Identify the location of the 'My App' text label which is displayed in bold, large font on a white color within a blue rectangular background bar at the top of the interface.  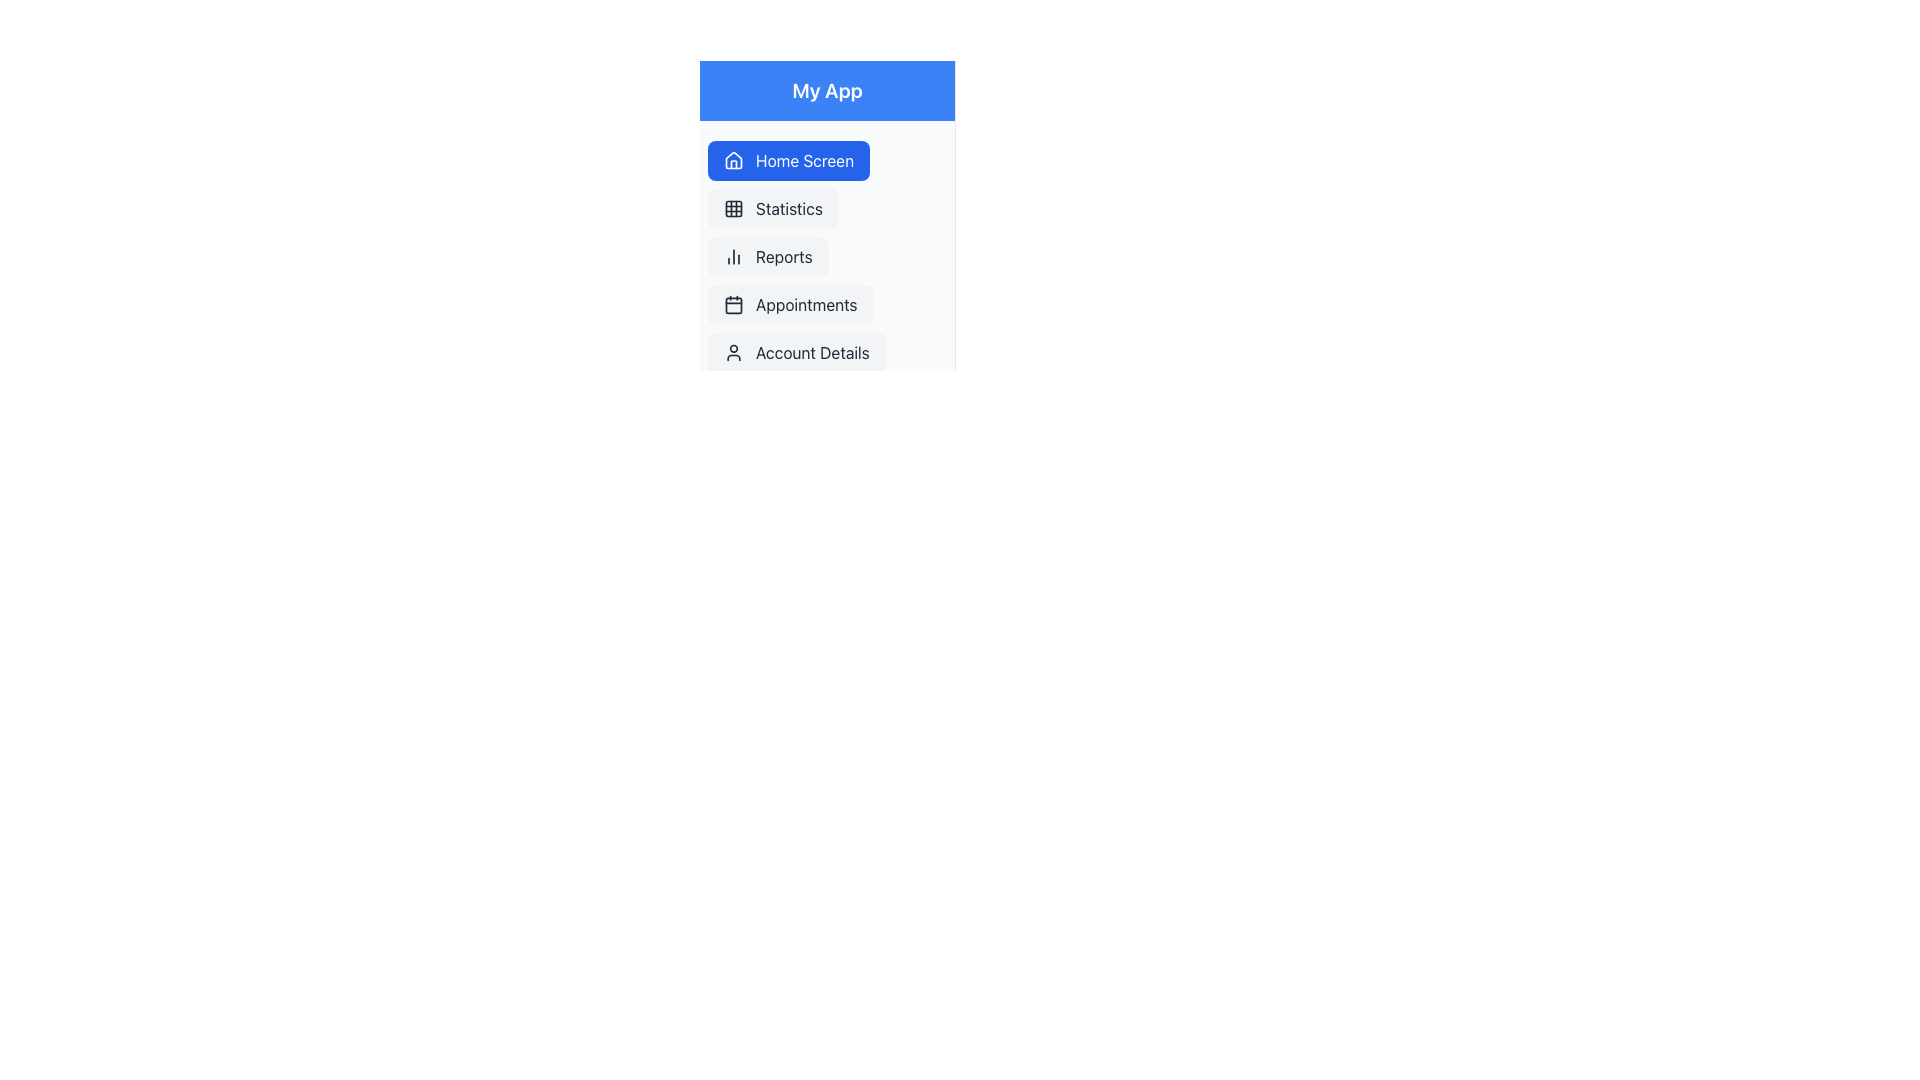
(827, 91).